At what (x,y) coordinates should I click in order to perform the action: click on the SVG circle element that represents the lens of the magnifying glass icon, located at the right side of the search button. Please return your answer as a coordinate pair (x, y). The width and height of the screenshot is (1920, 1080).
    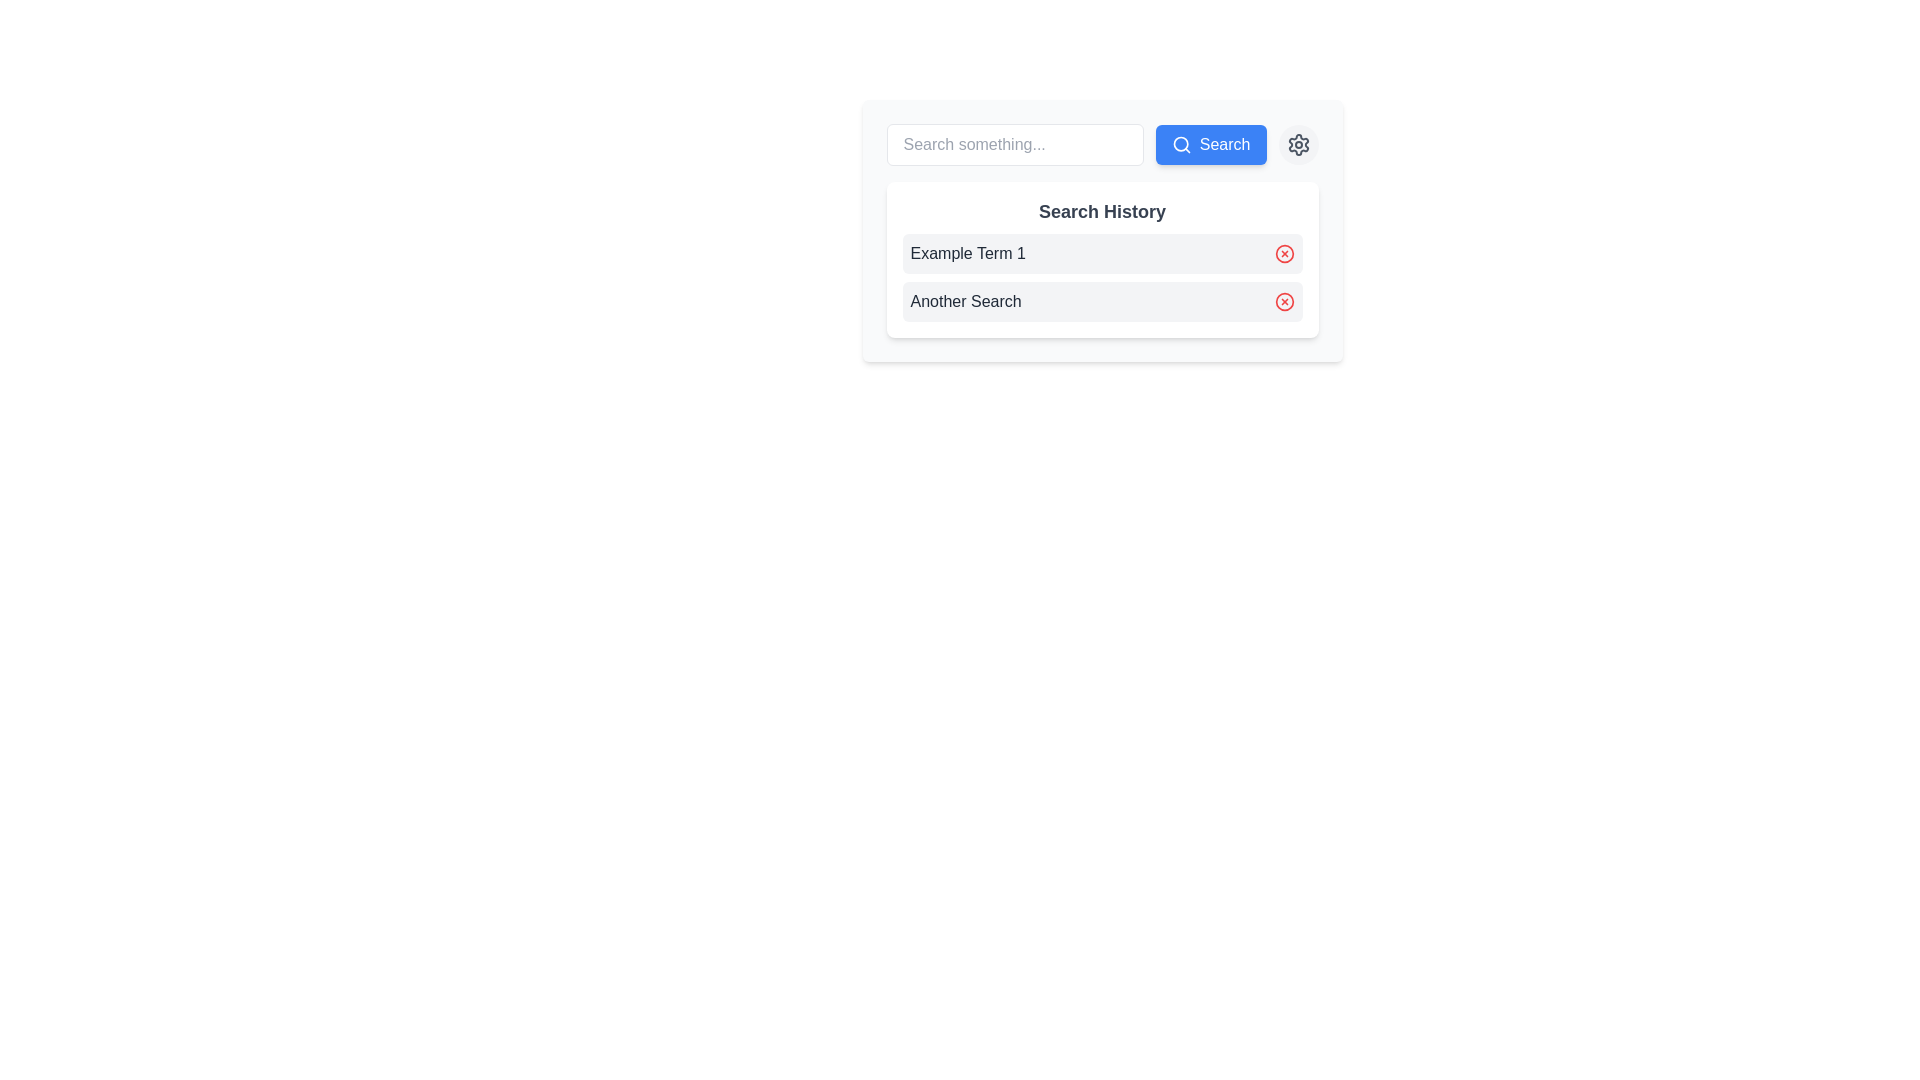
    Looking at the image, I should click on (1180, 143).